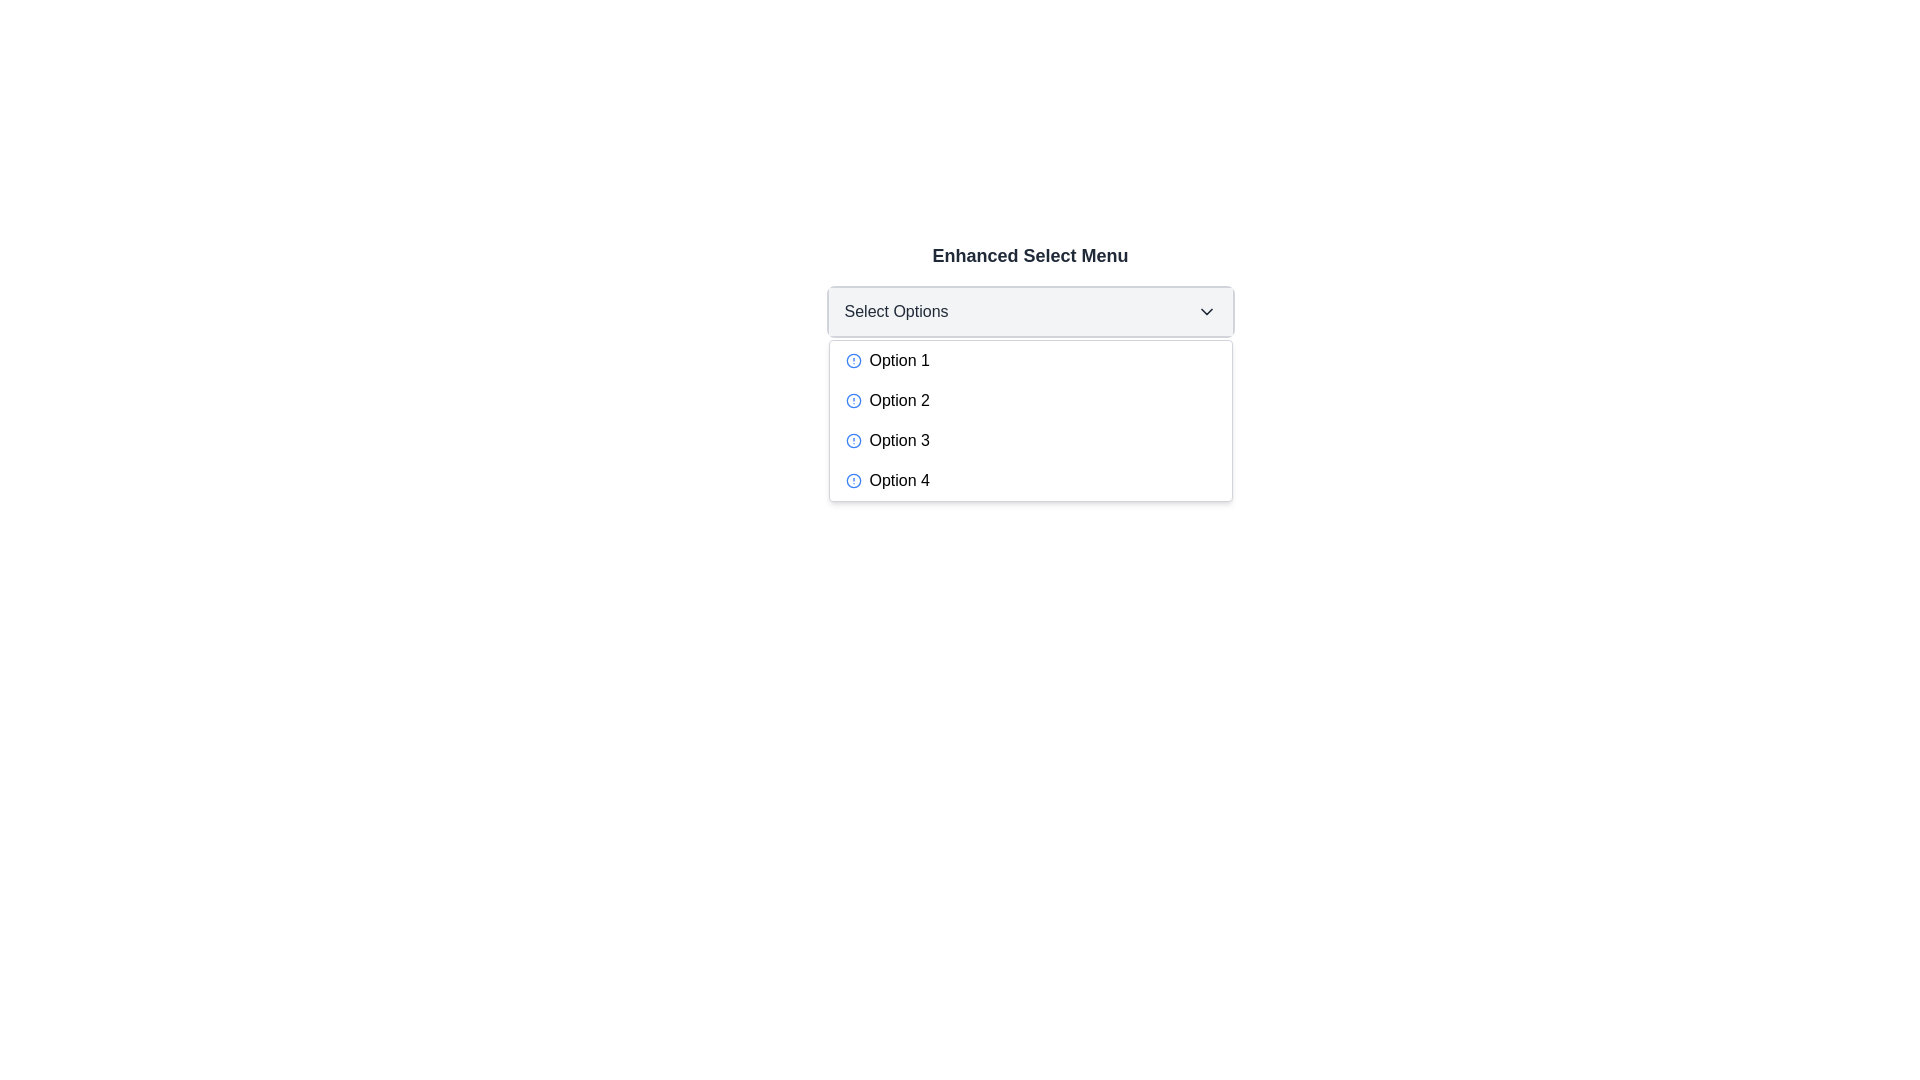  I want to click on the Dropdown indicator icon located on the right side of the 'Select Options' button, so click(1205, 312).